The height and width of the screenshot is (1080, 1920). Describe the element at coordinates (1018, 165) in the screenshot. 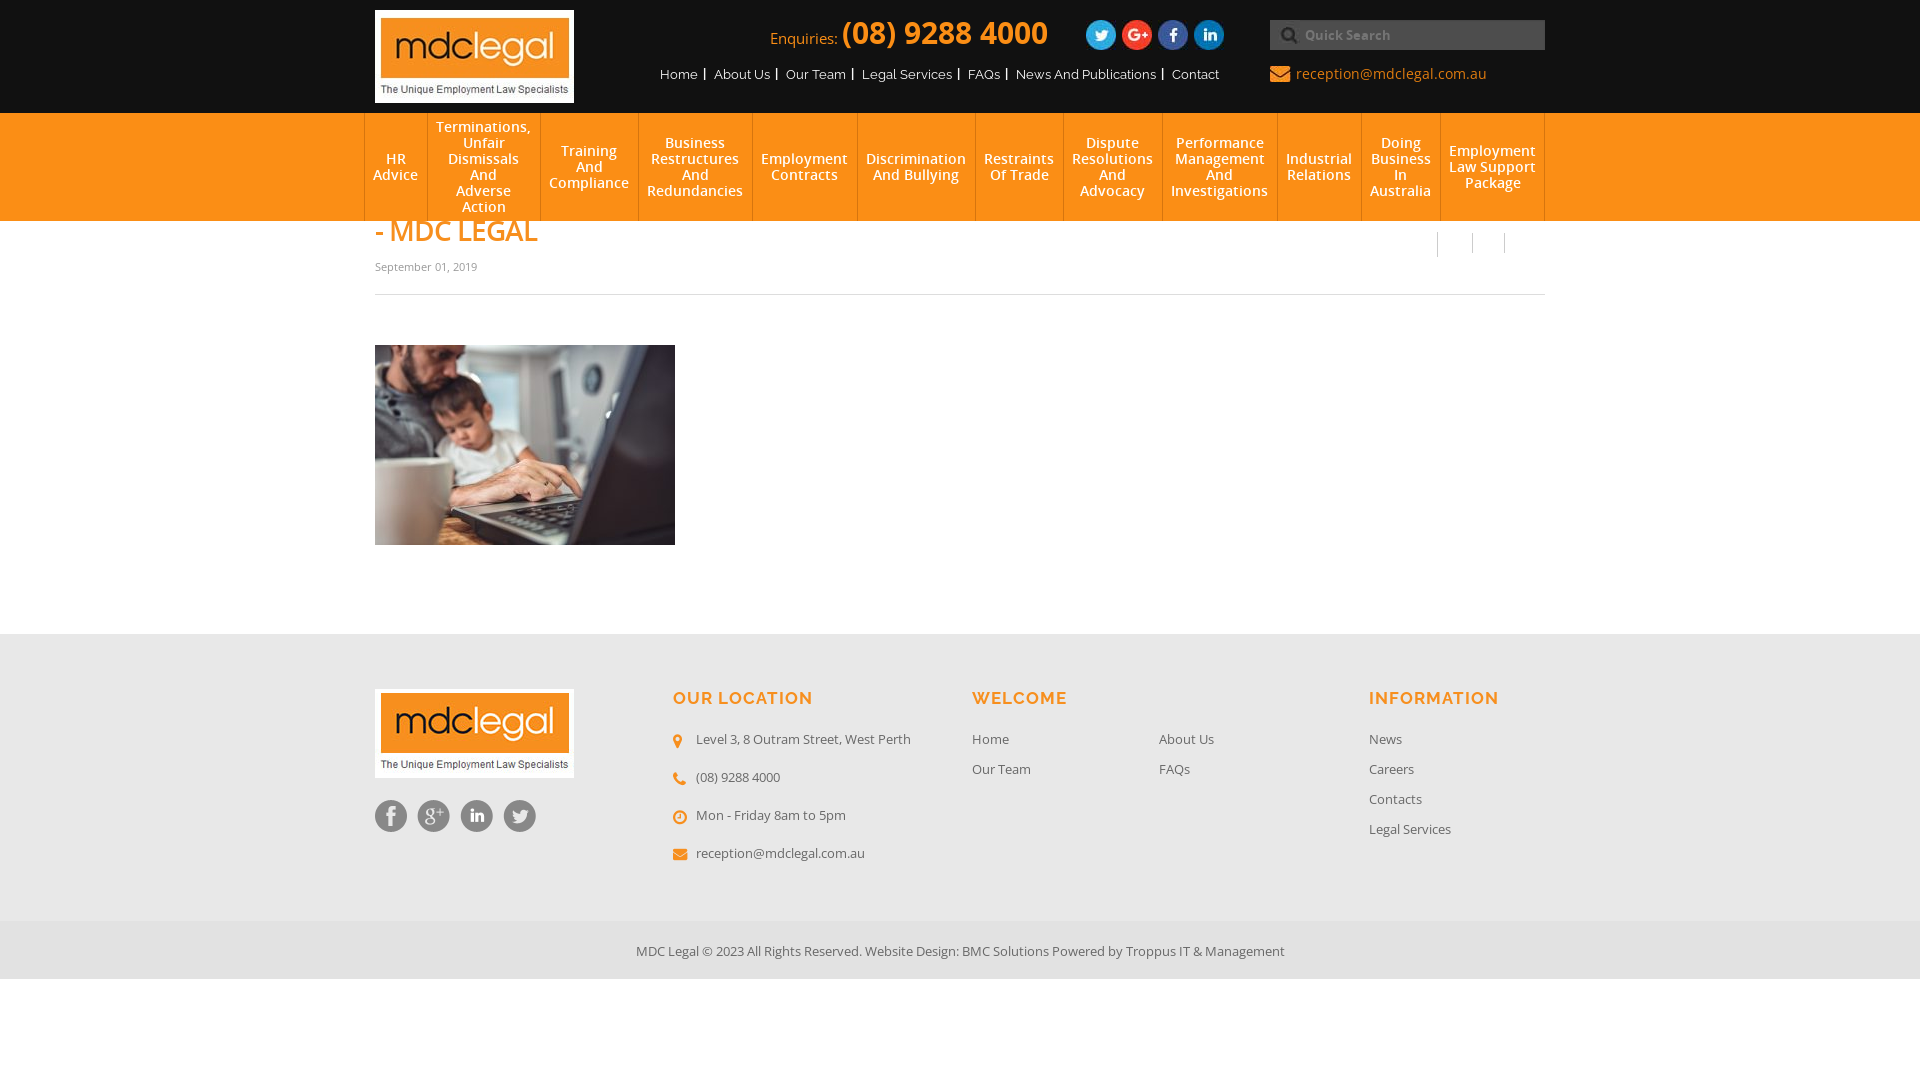

I see `'Restraints` at that location.